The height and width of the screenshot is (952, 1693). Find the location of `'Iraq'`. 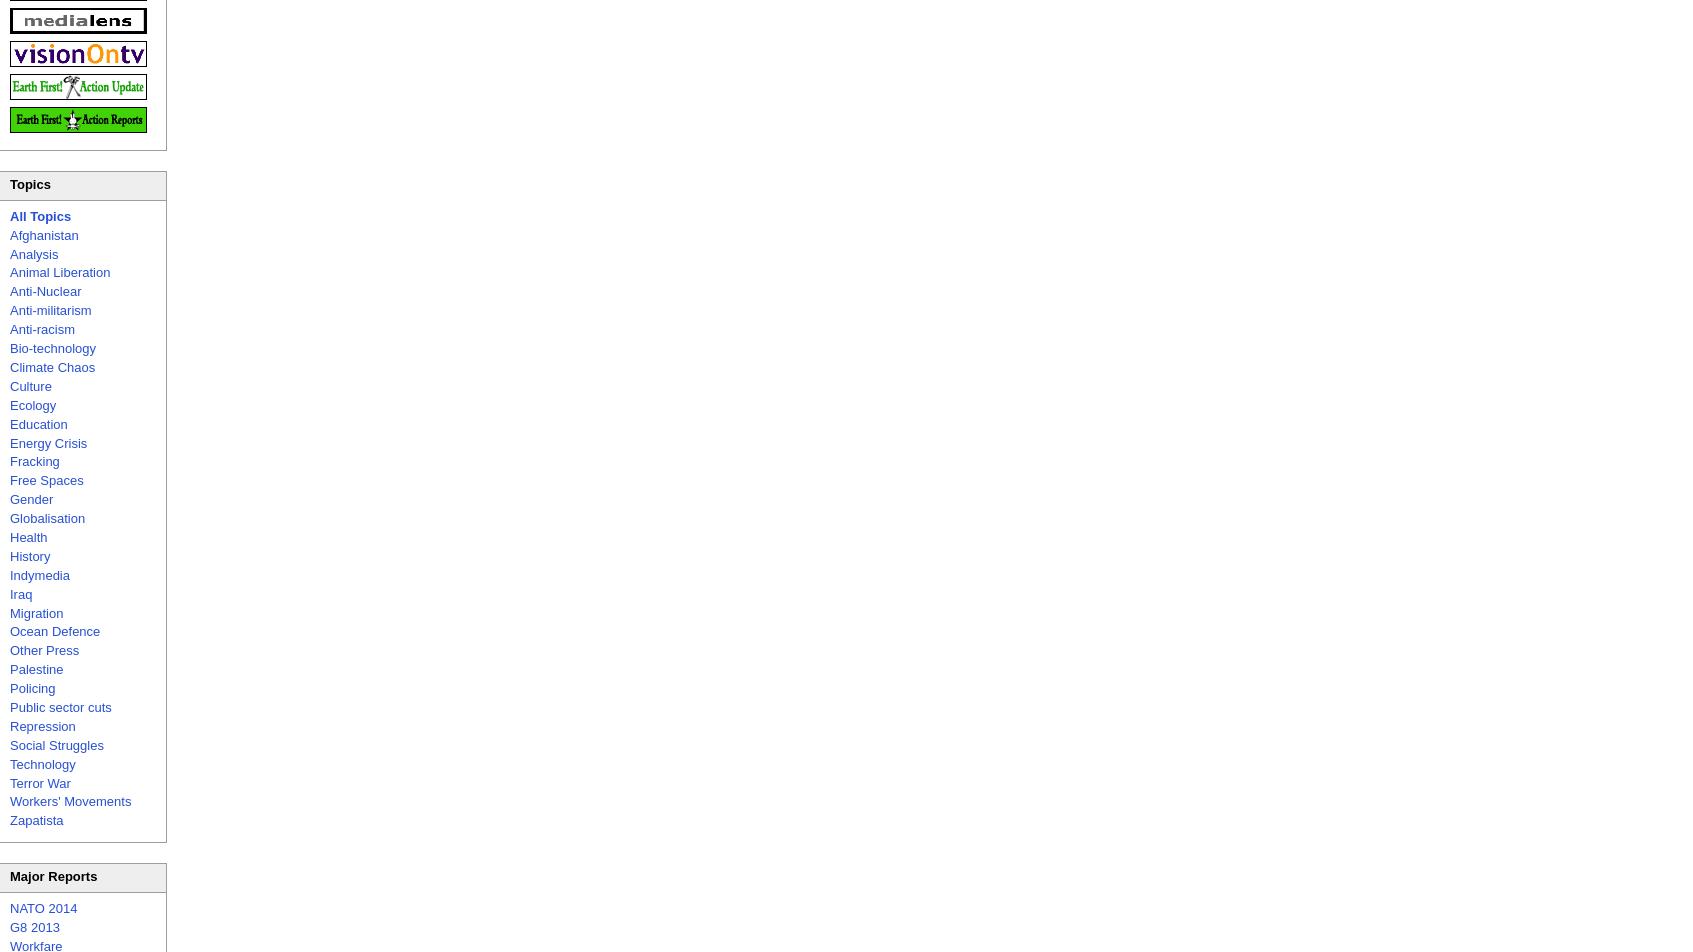

'Iraq' is located at coordinates (19, 593).